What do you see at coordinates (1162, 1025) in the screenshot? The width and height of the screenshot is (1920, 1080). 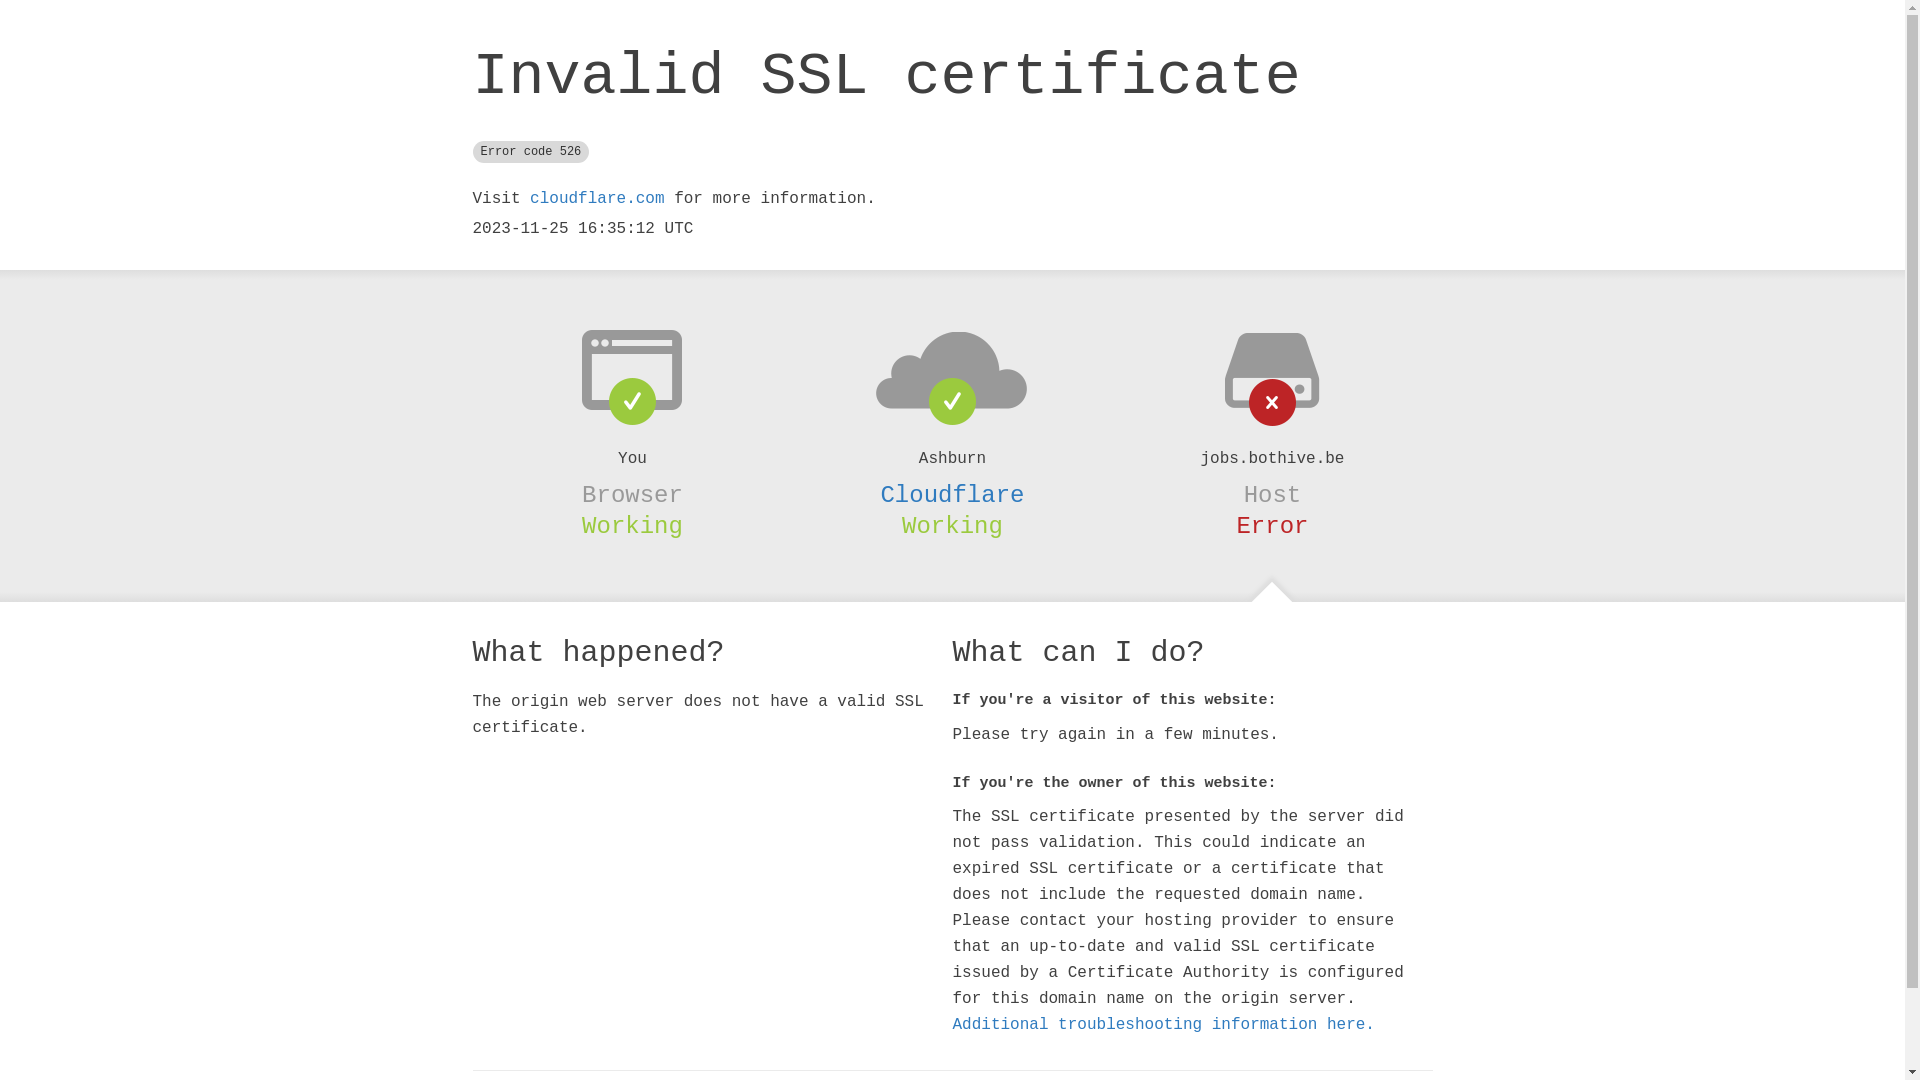 I see `'Additional troubleshooting information here.'` at bounding box center [1162, 1025].